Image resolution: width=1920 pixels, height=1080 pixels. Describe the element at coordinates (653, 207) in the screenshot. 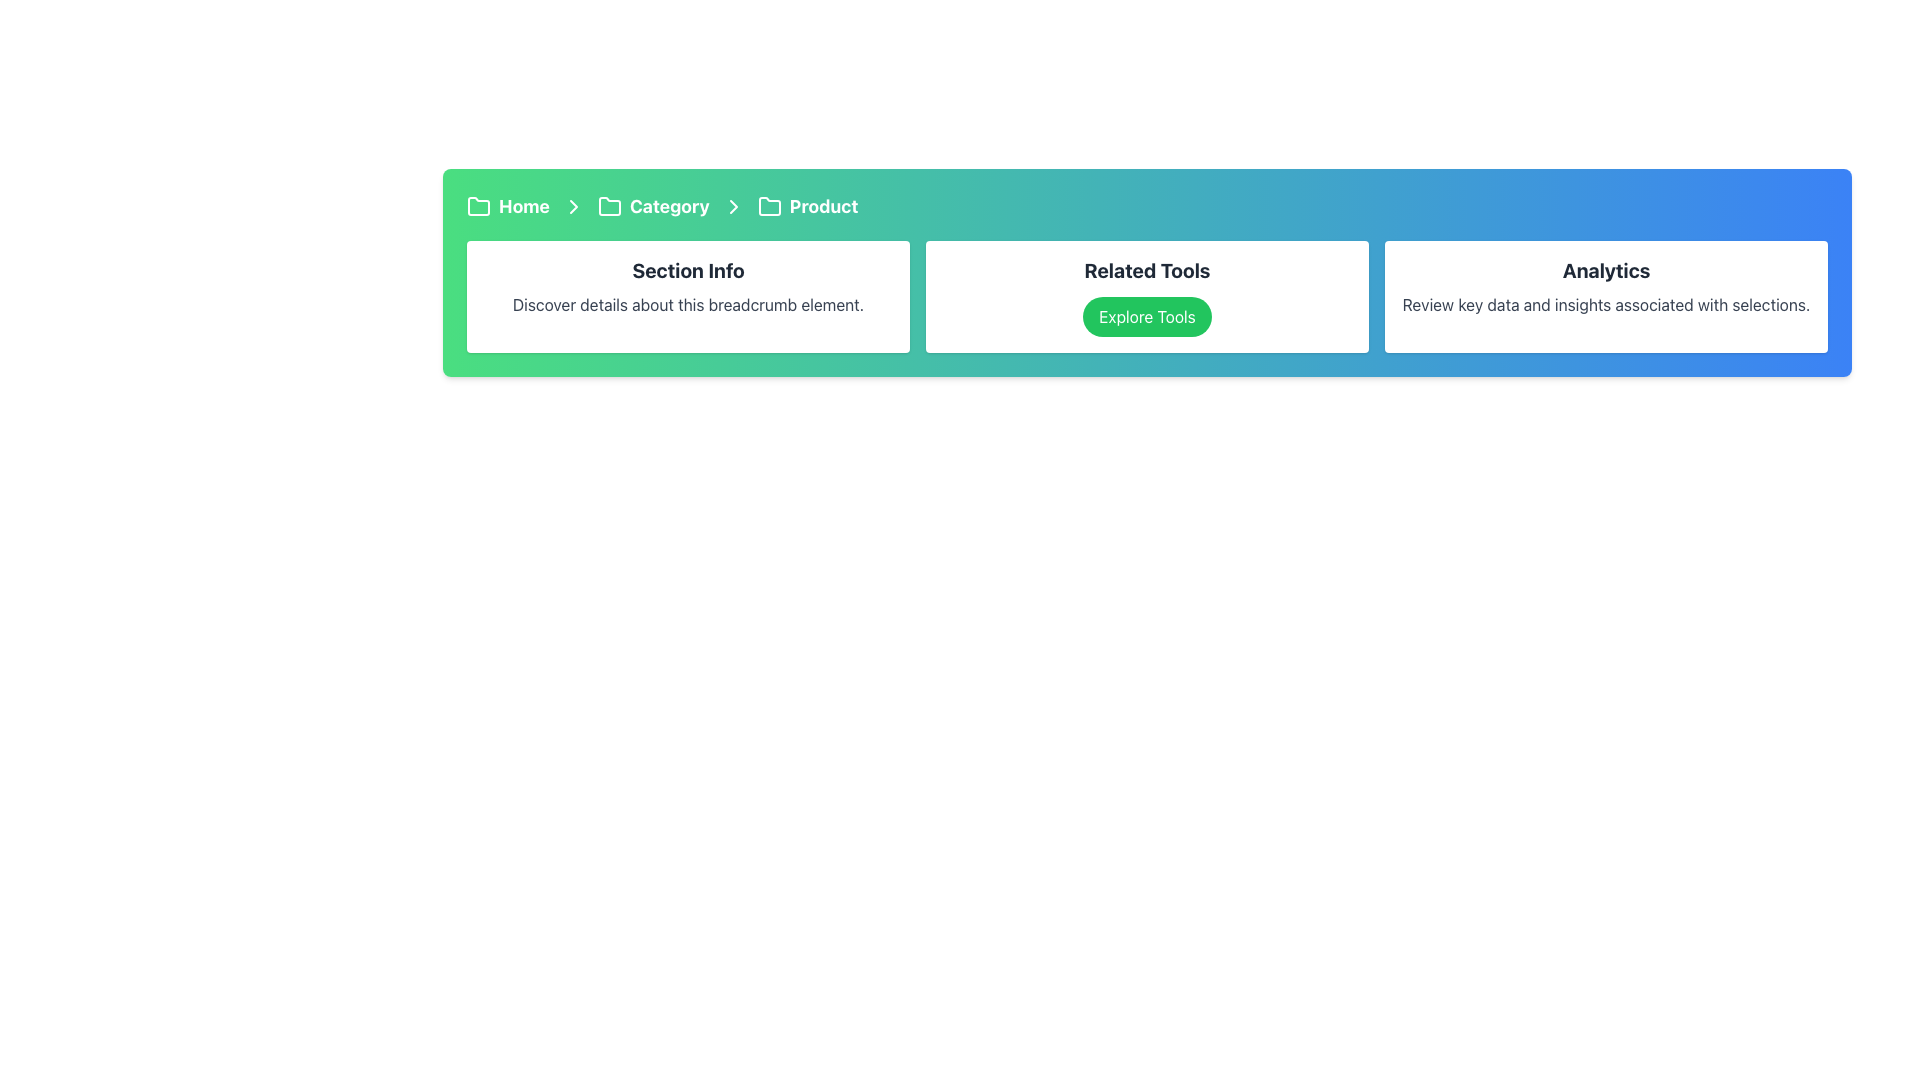

I see `the hyperlink in the breadcrumb navigation that redirects to the 'Category' section, positioned between 'Home' and 'Product'` at that location.